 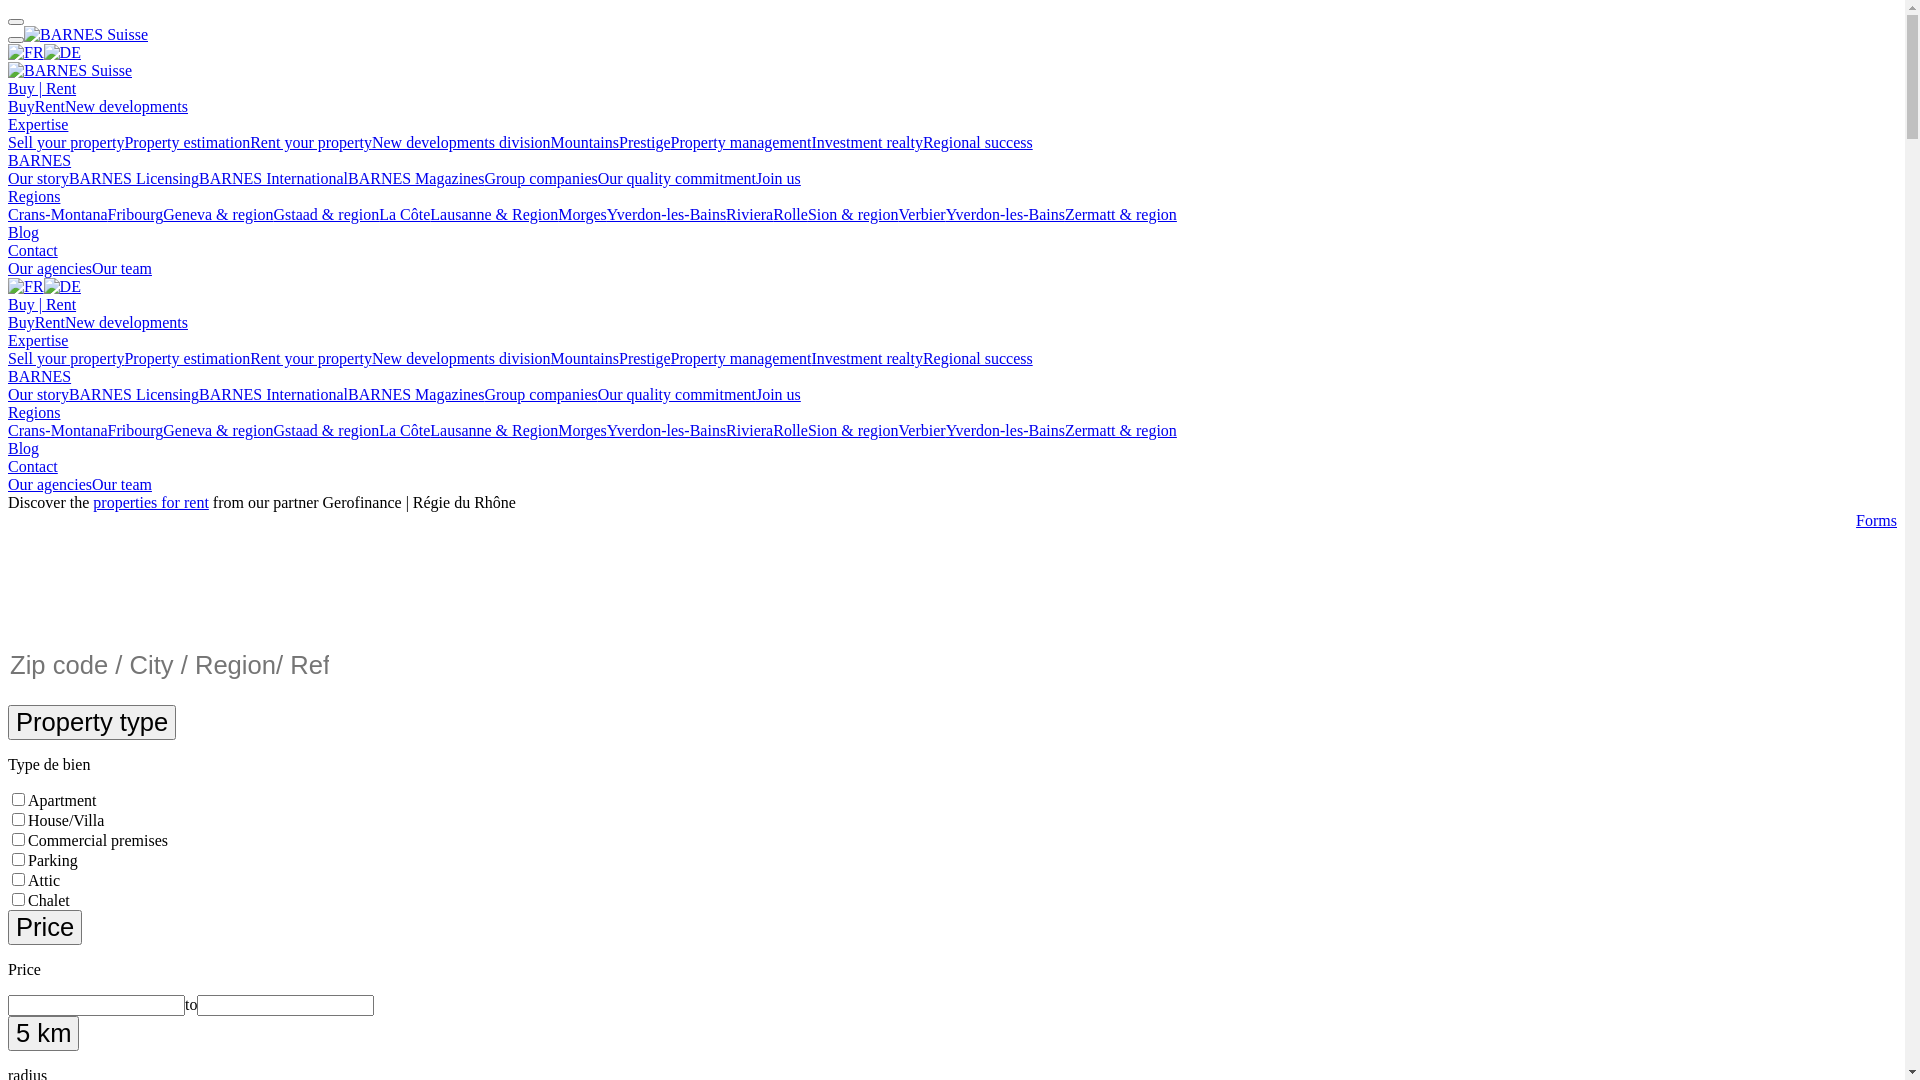 I want to click on 'Regions', so click(x=33, y=411).